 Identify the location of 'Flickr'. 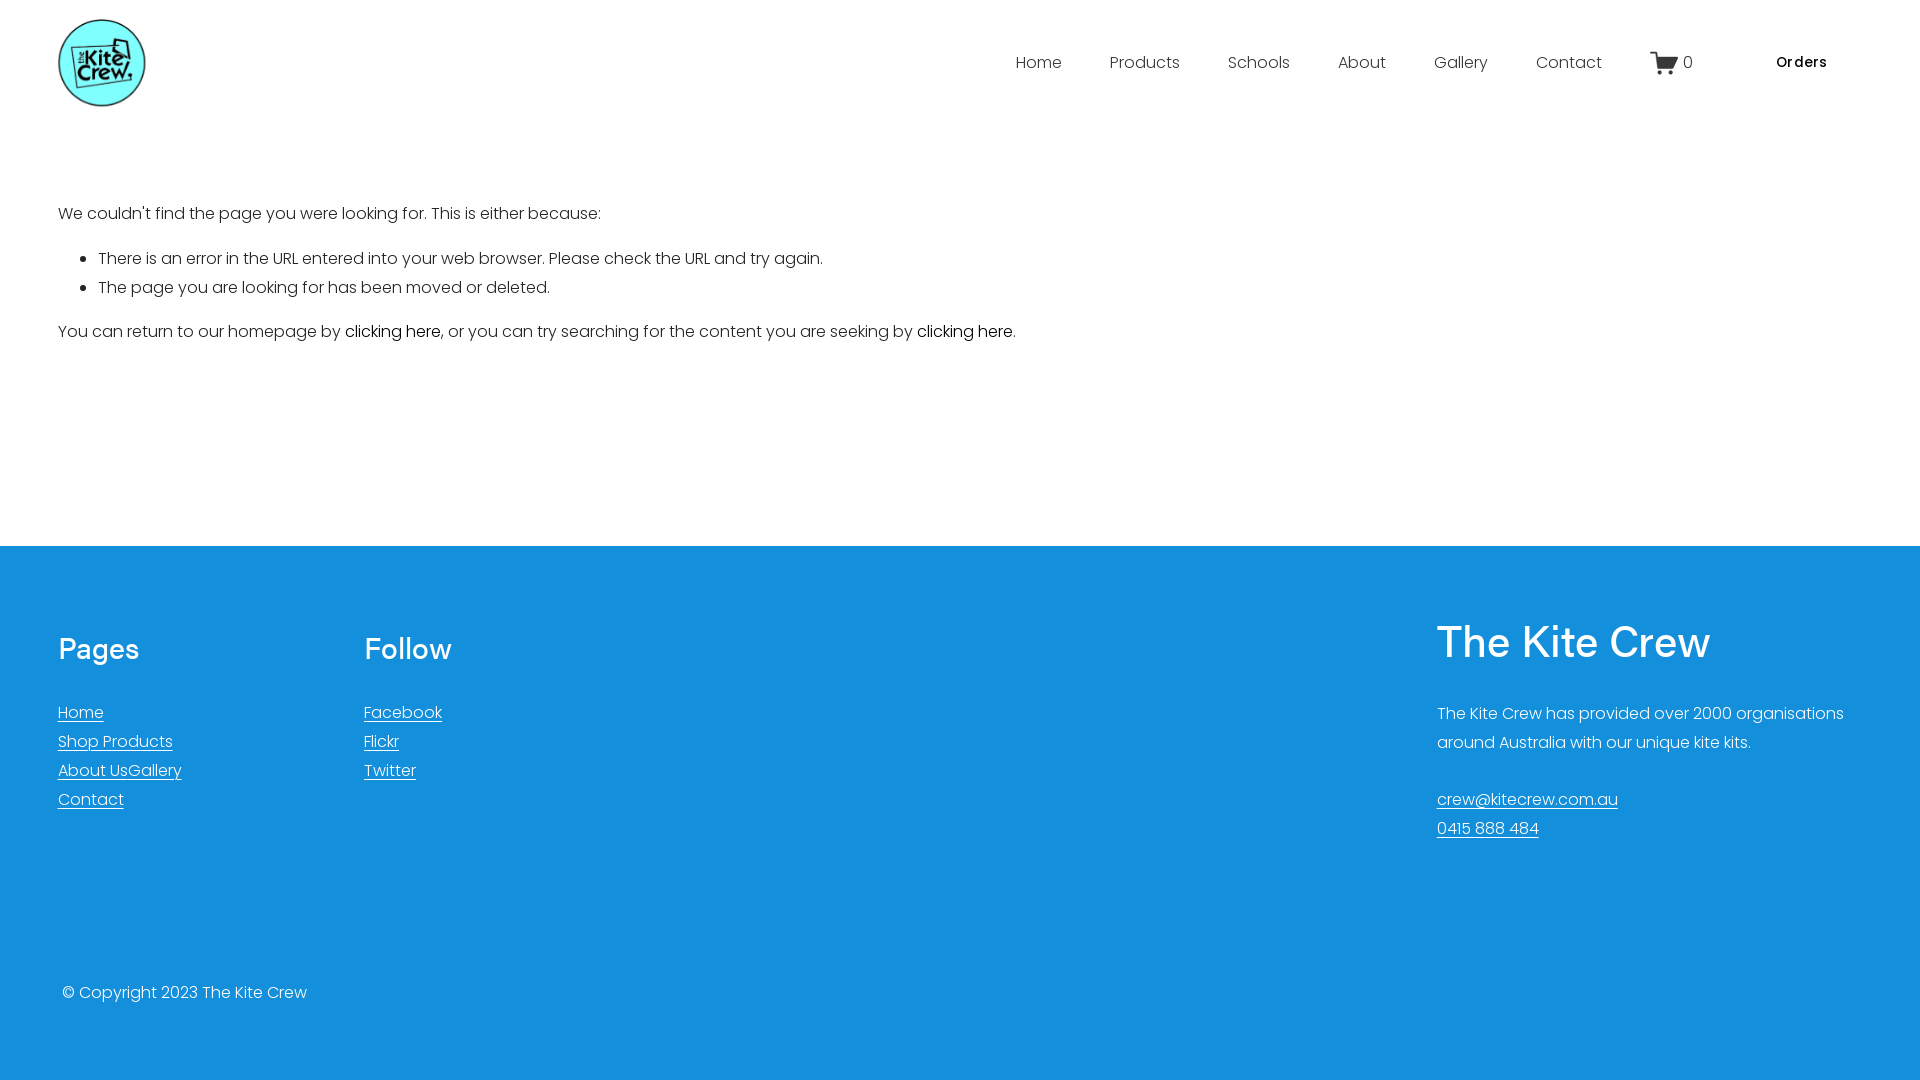
(381, 742).